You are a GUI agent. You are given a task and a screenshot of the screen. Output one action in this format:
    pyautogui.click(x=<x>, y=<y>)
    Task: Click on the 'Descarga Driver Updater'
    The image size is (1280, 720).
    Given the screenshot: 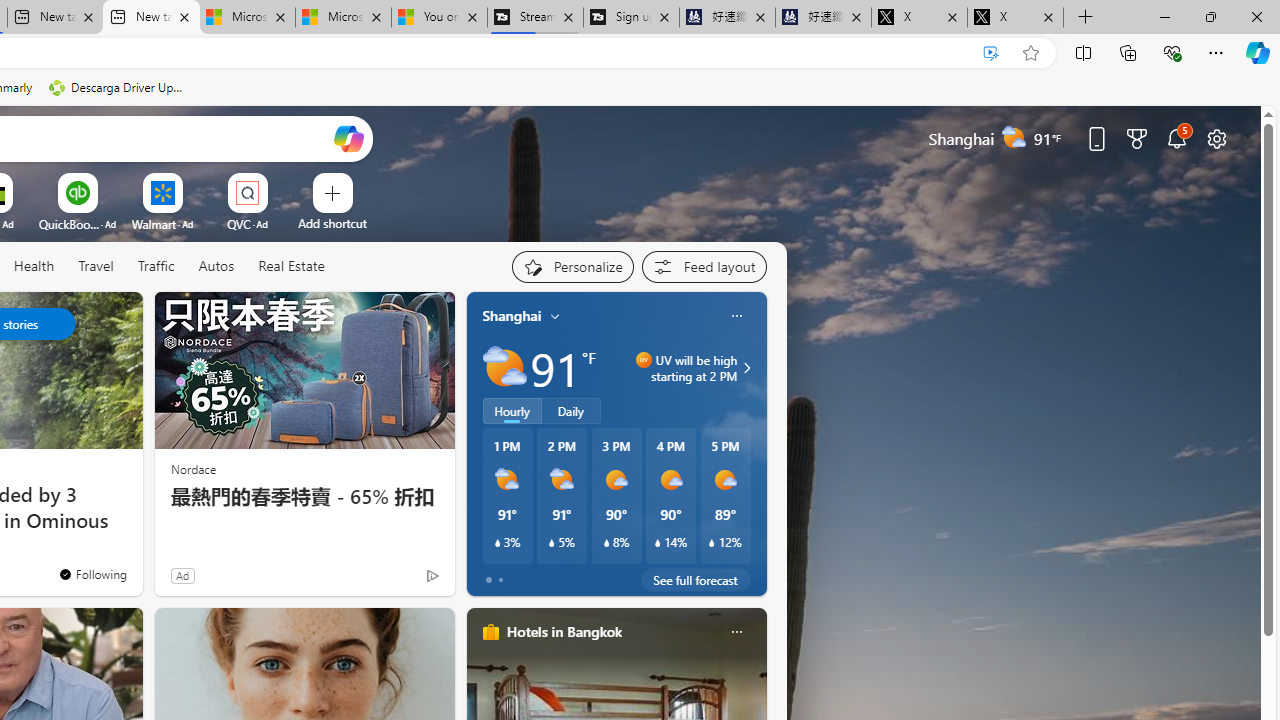 What is the action you would take?
    pyautogui.click(x=117, y=87)
    